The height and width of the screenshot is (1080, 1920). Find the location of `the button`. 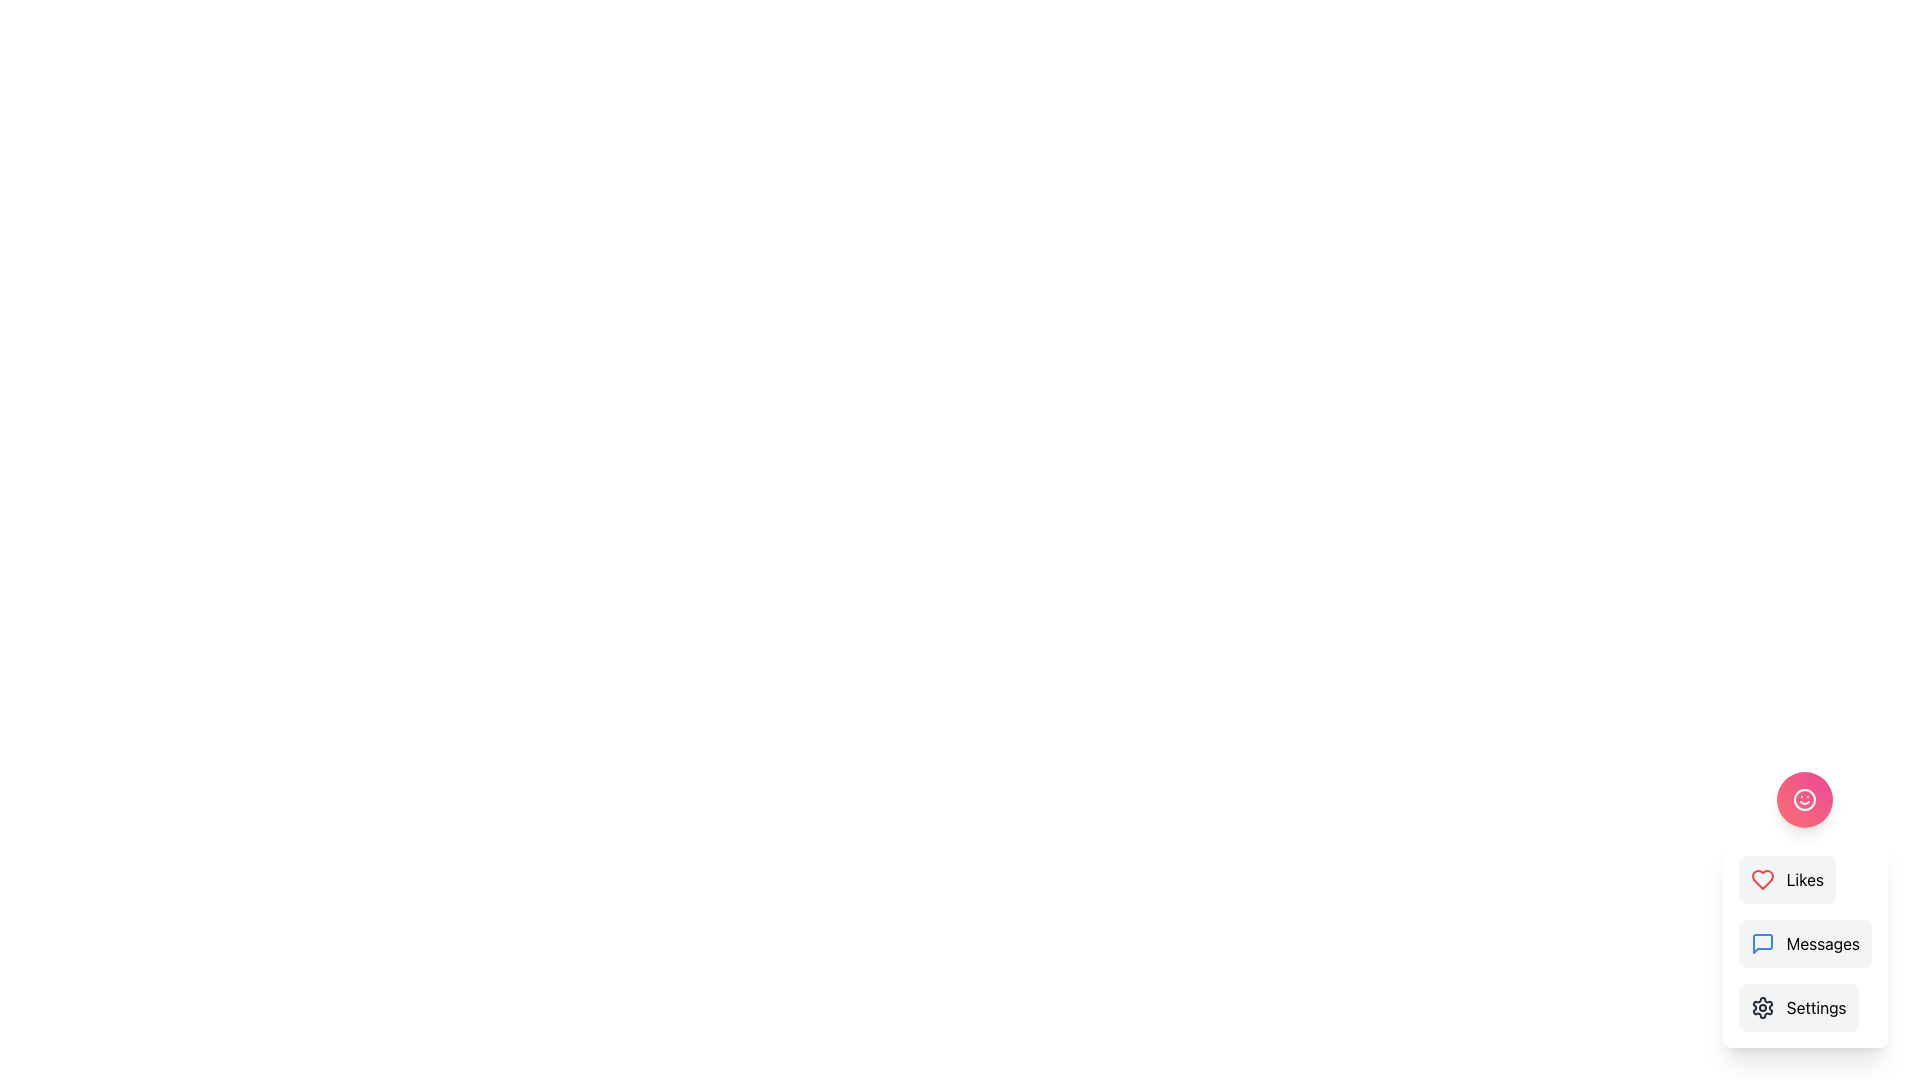

the button is located at coordinates (1805, 798).